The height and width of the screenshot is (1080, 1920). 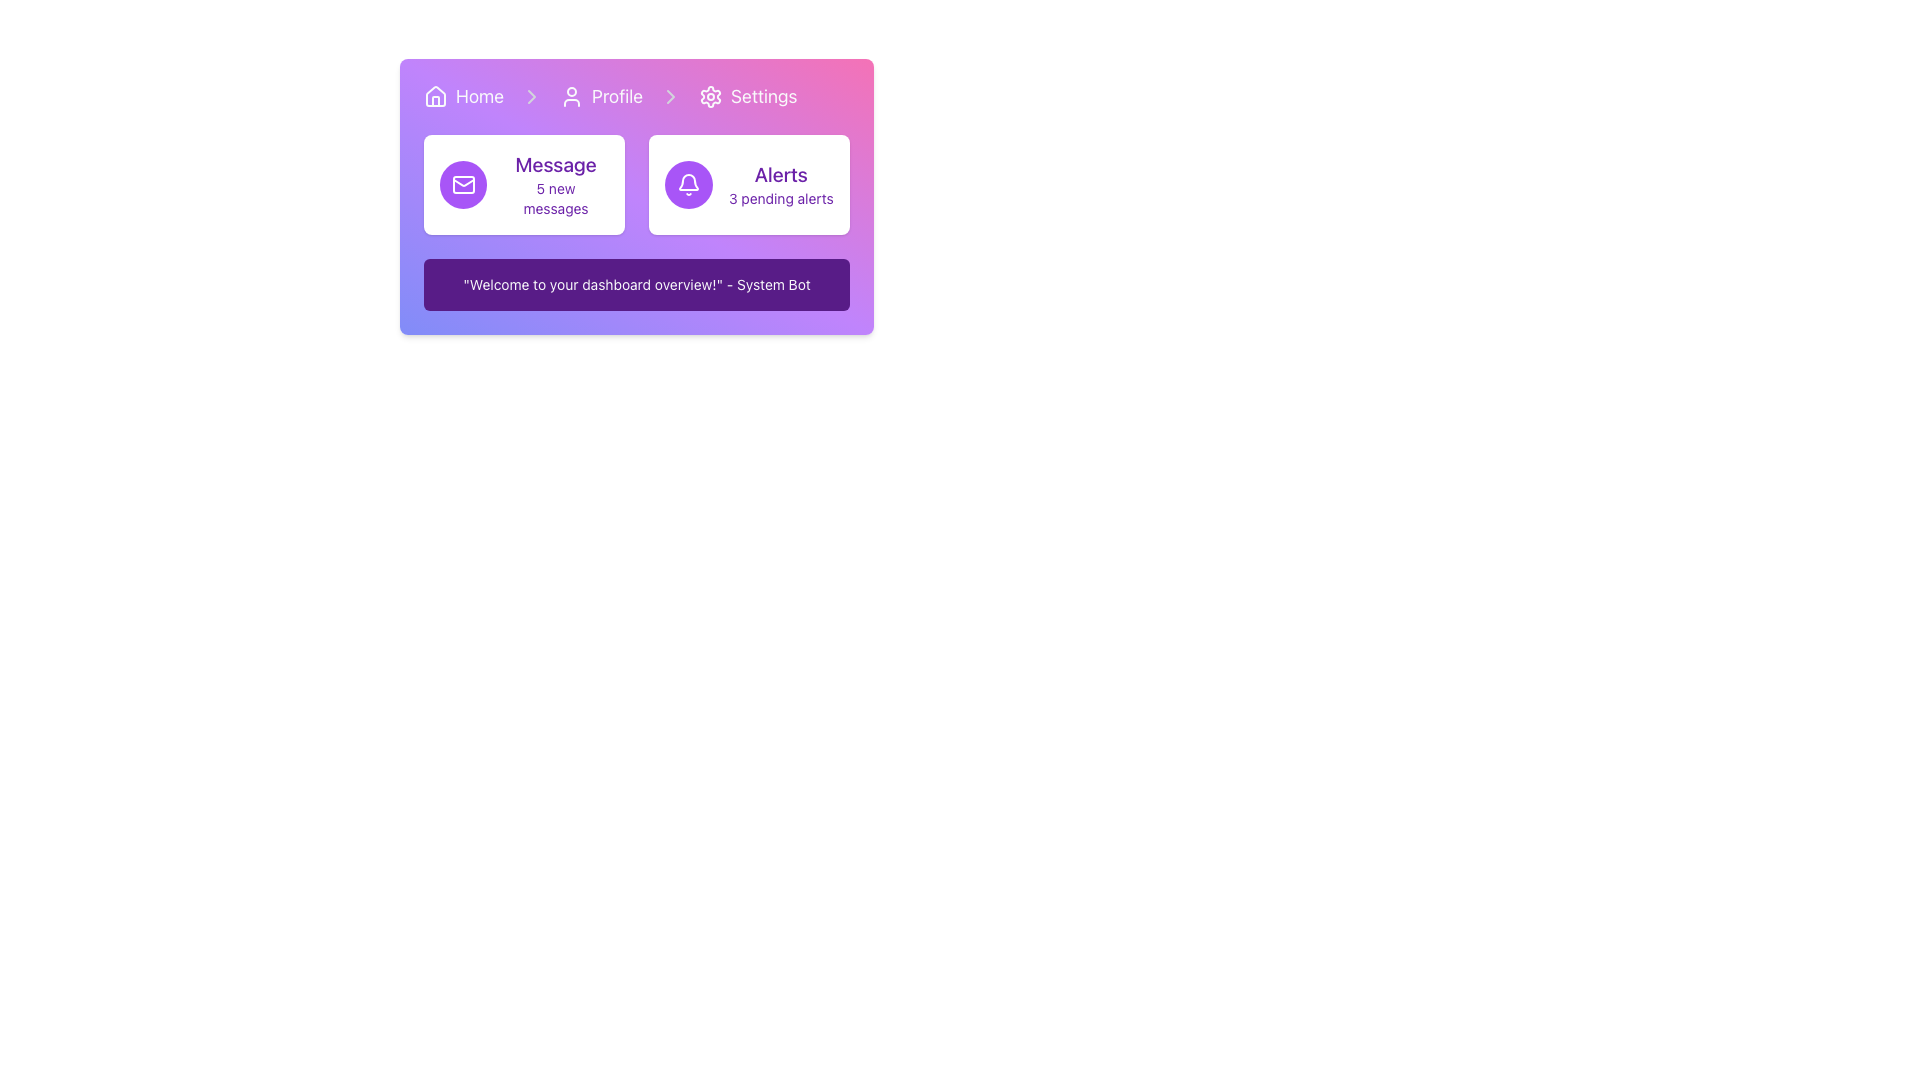 I want to click on text label displaying 'Alerts' which is styled in bold, larger size font and is located above the '3 pending alerts' text in the notification area, so click(x=780, y=173).